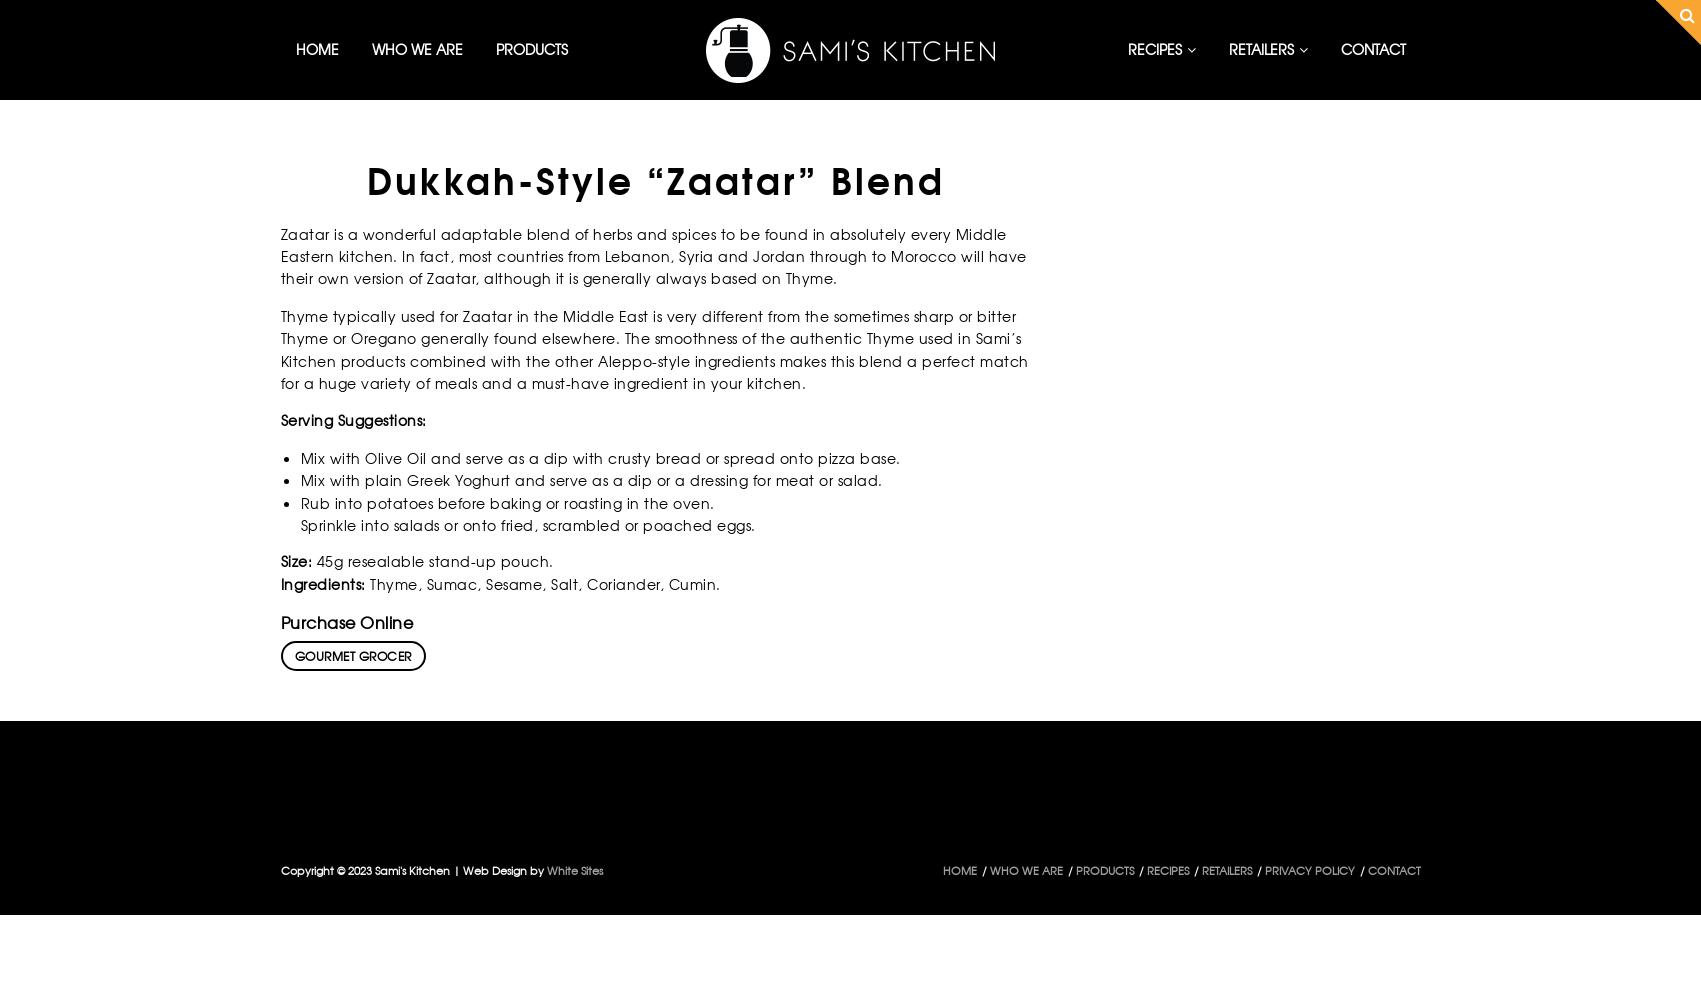 This screenshot has height=1000, width=1701. I want to click on 'Gourmet Grocer', so click(352, 656).